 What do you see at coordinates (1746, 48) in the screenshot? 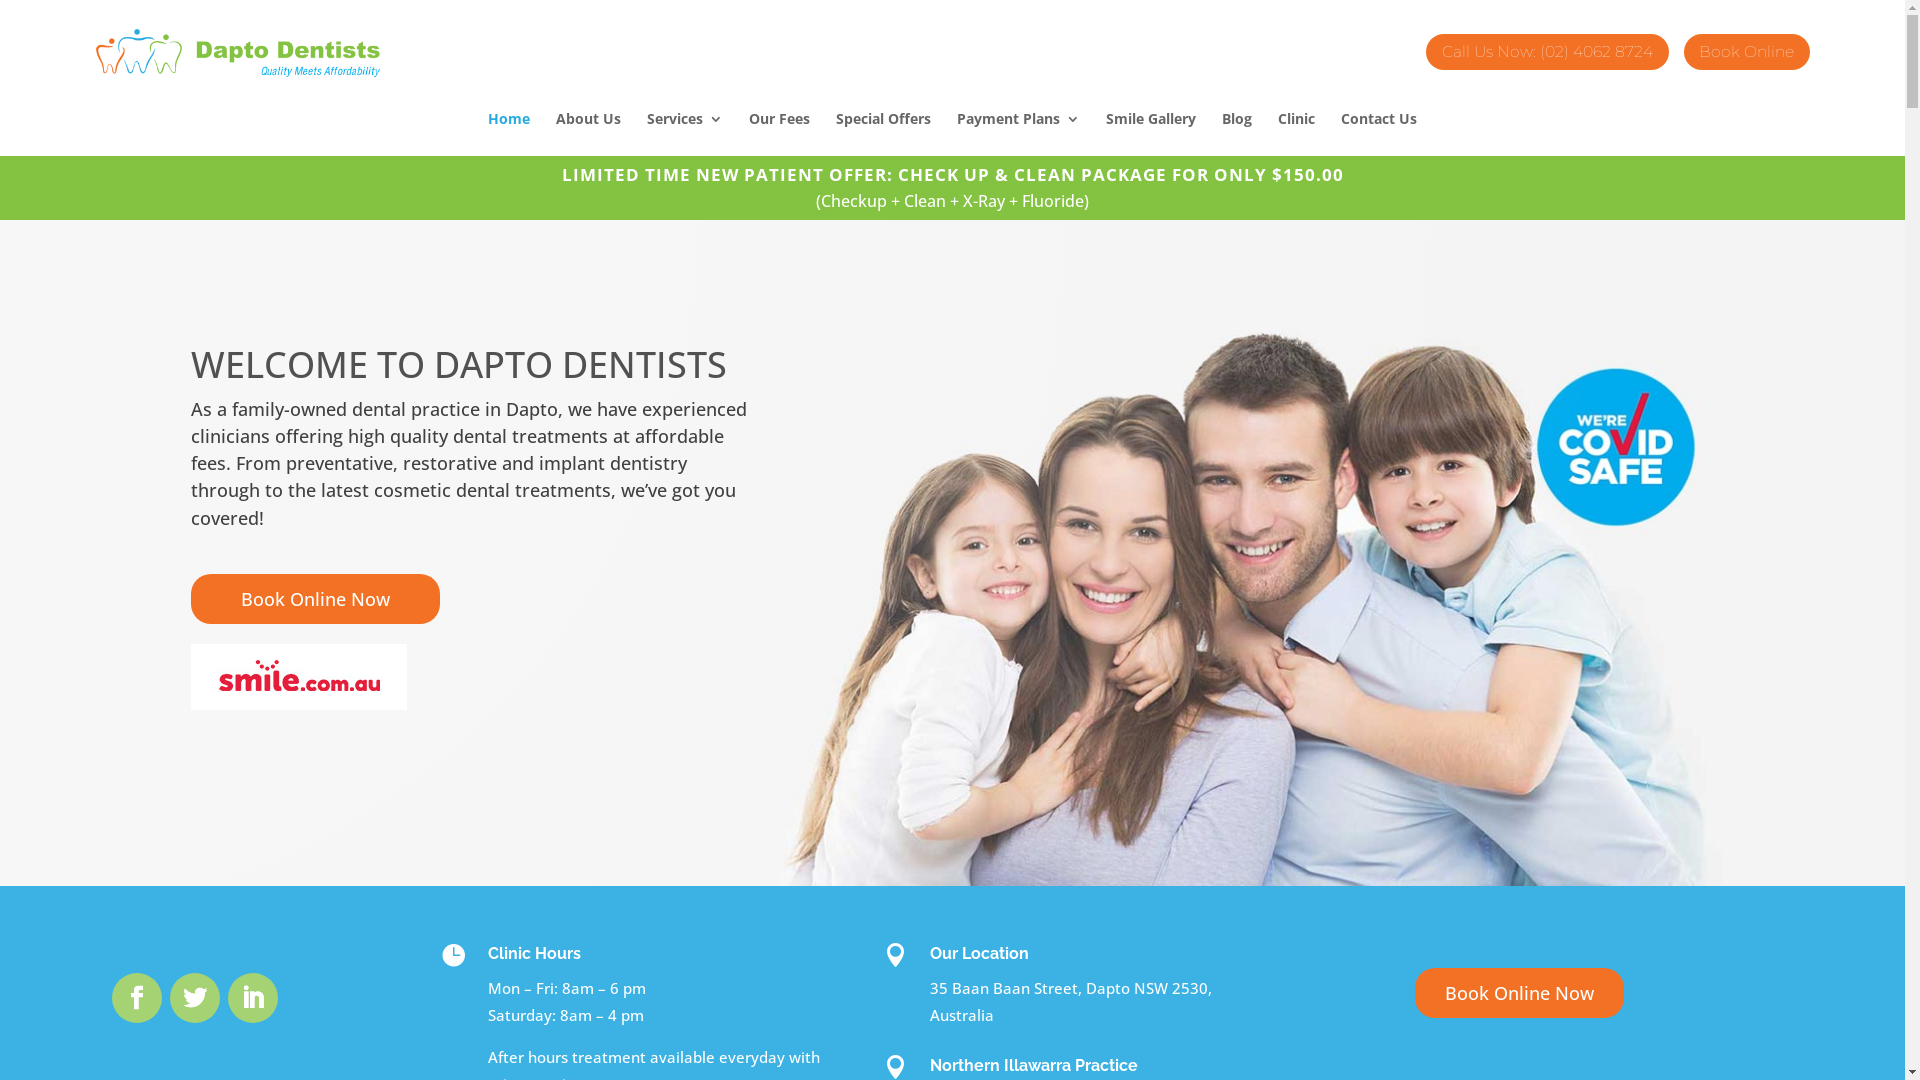
I see `'Book Online'` at bounding box center [1746, 48].